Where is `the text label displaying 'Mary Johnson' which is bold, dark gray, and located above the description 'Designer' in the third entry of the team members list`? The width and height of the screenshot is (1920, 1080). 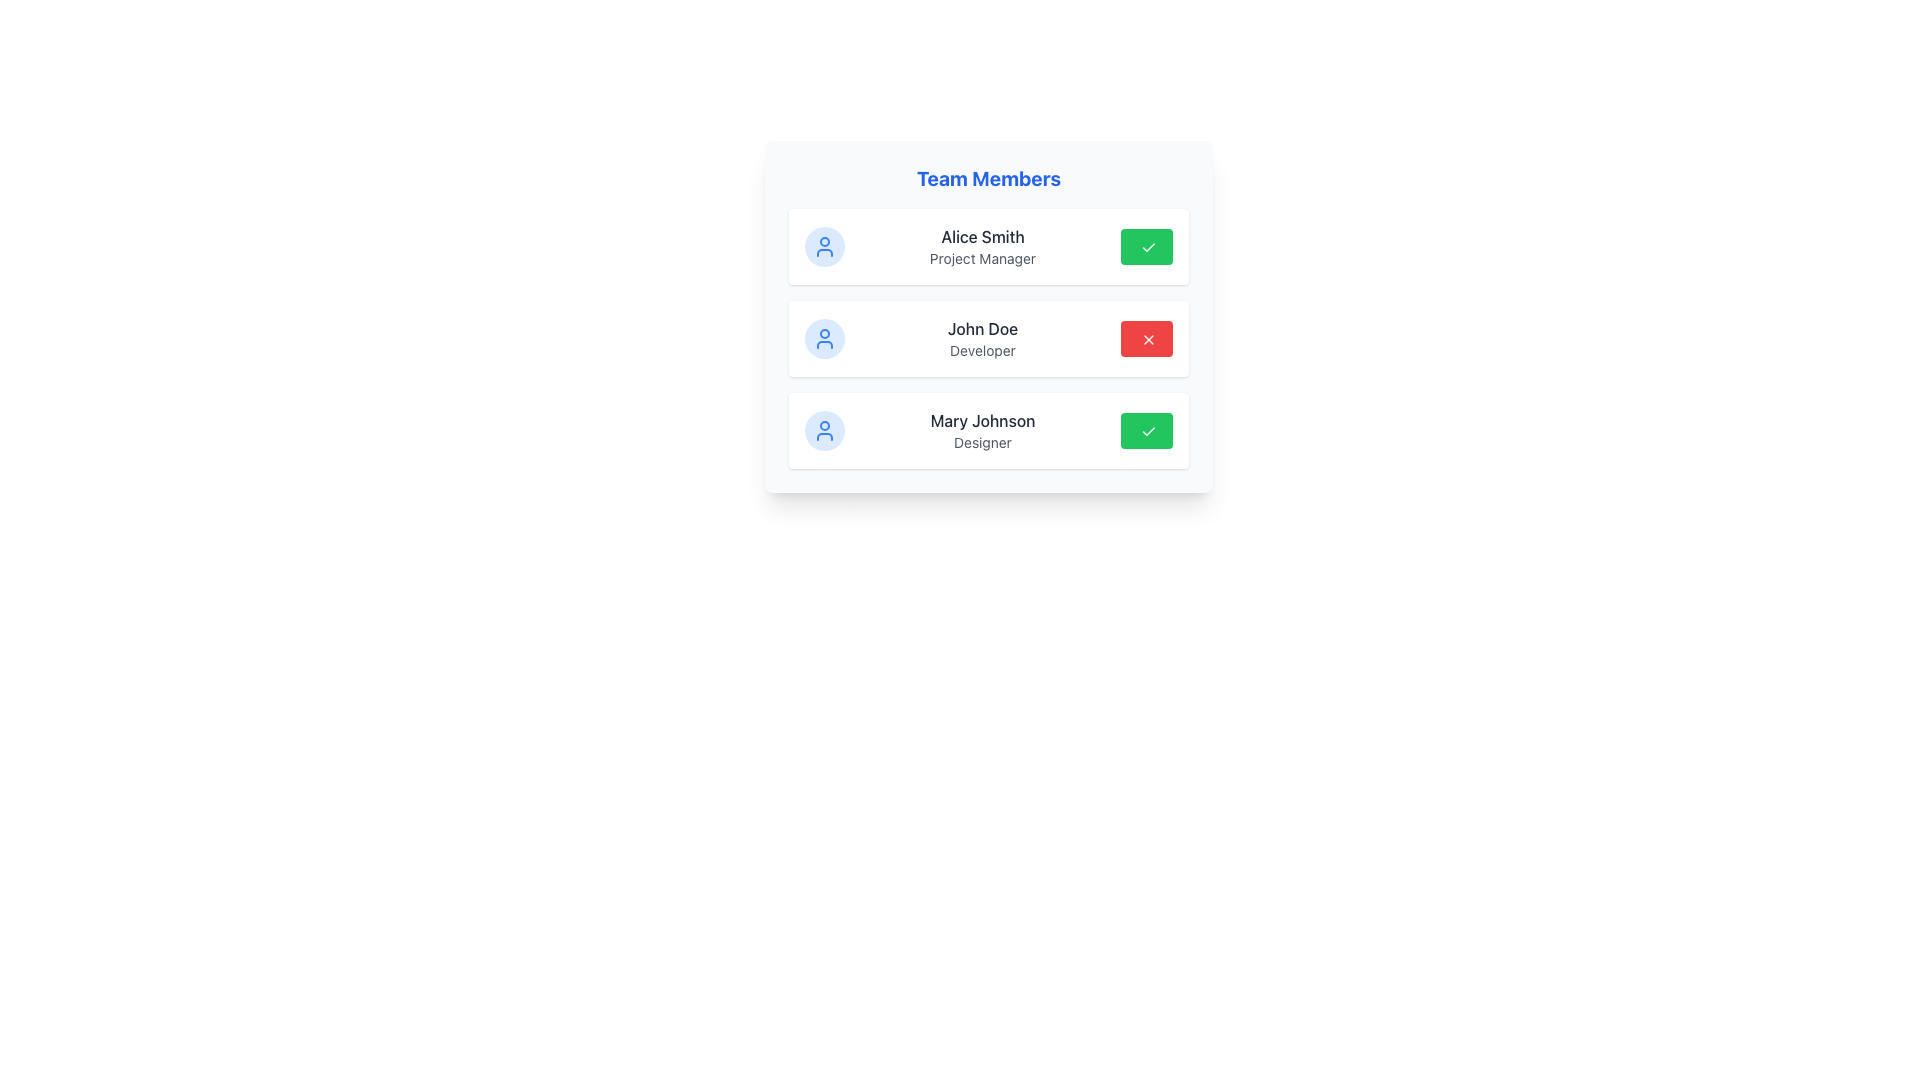
the text label displaying 'Mary Johnson' which is bold, dark gray, and located above the description 'Designer' in the third entry of the team members list is located at coordinates (983, 419).